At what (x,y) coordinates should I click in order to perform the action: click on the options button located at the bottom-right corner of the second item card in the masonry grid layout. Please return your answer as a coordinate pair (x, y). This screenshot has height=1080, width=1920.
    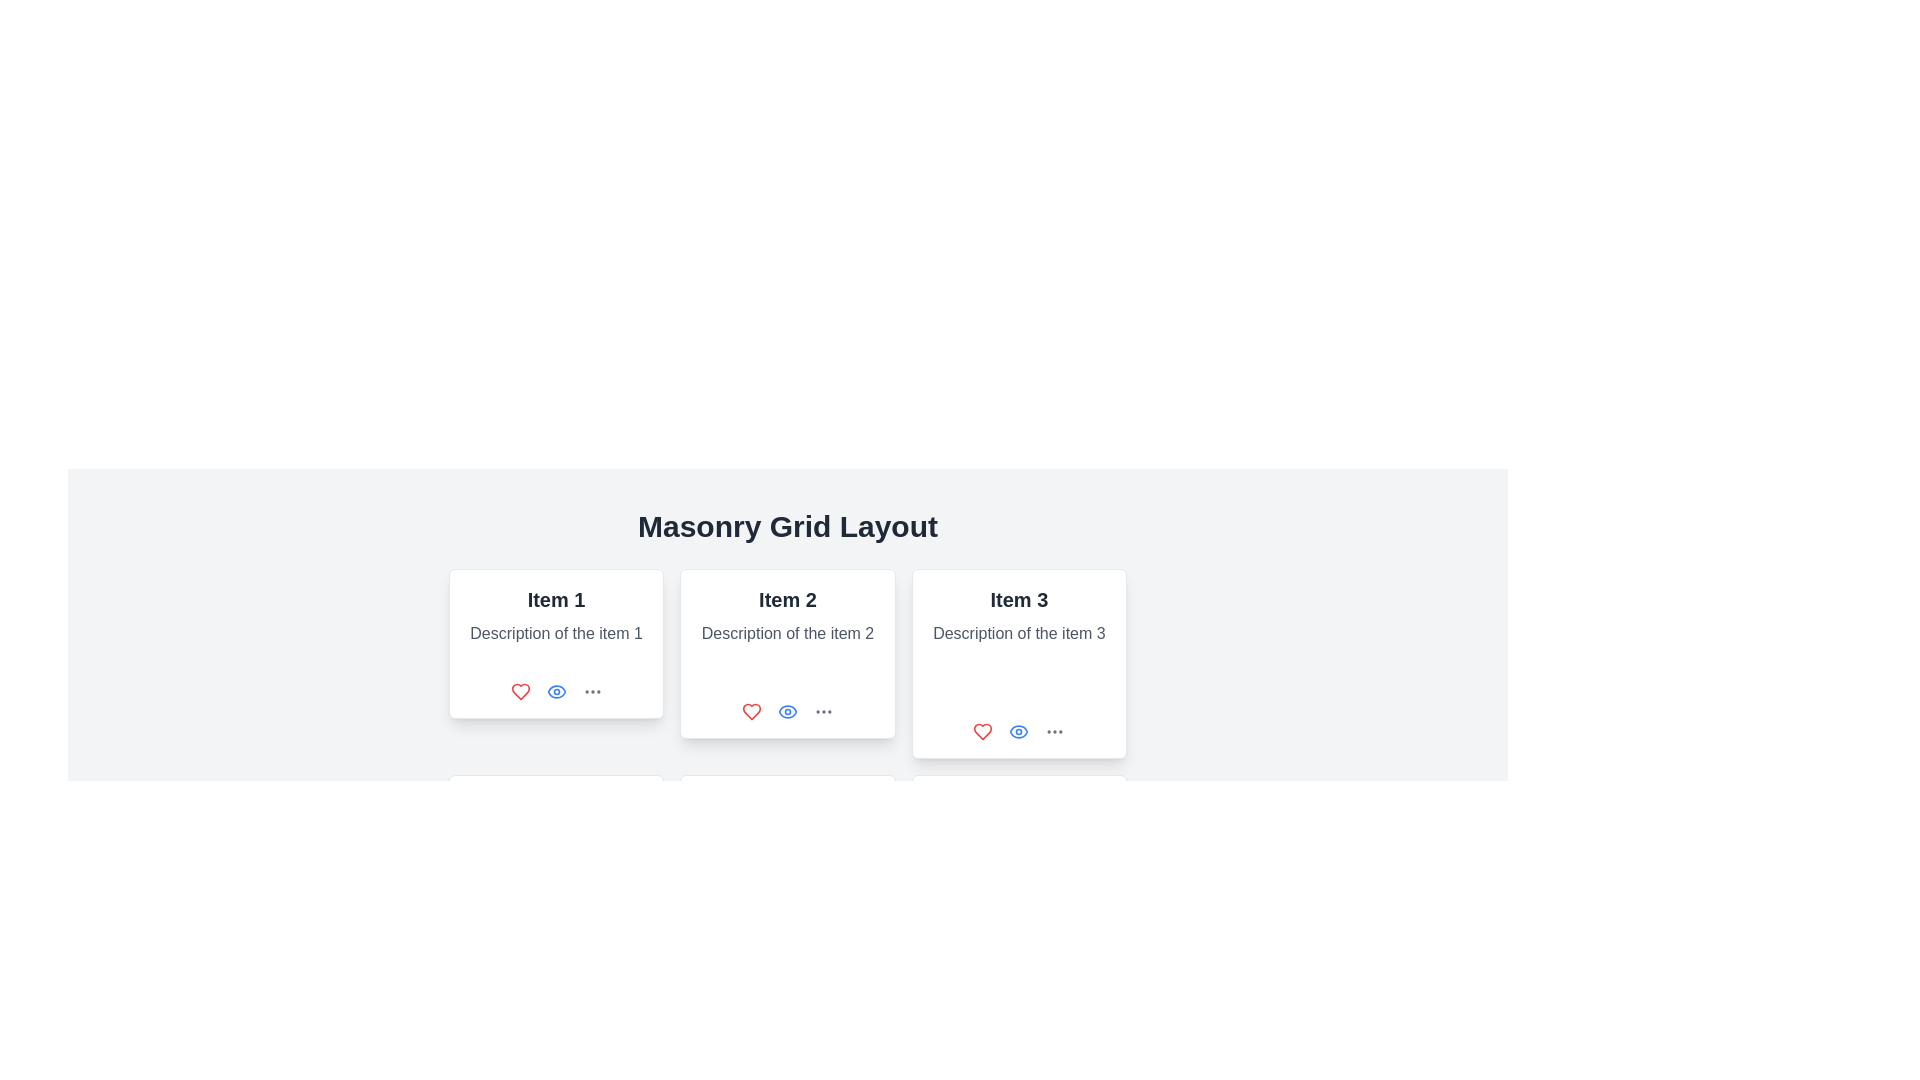
    Looking at the image, I should click on (824, 711).